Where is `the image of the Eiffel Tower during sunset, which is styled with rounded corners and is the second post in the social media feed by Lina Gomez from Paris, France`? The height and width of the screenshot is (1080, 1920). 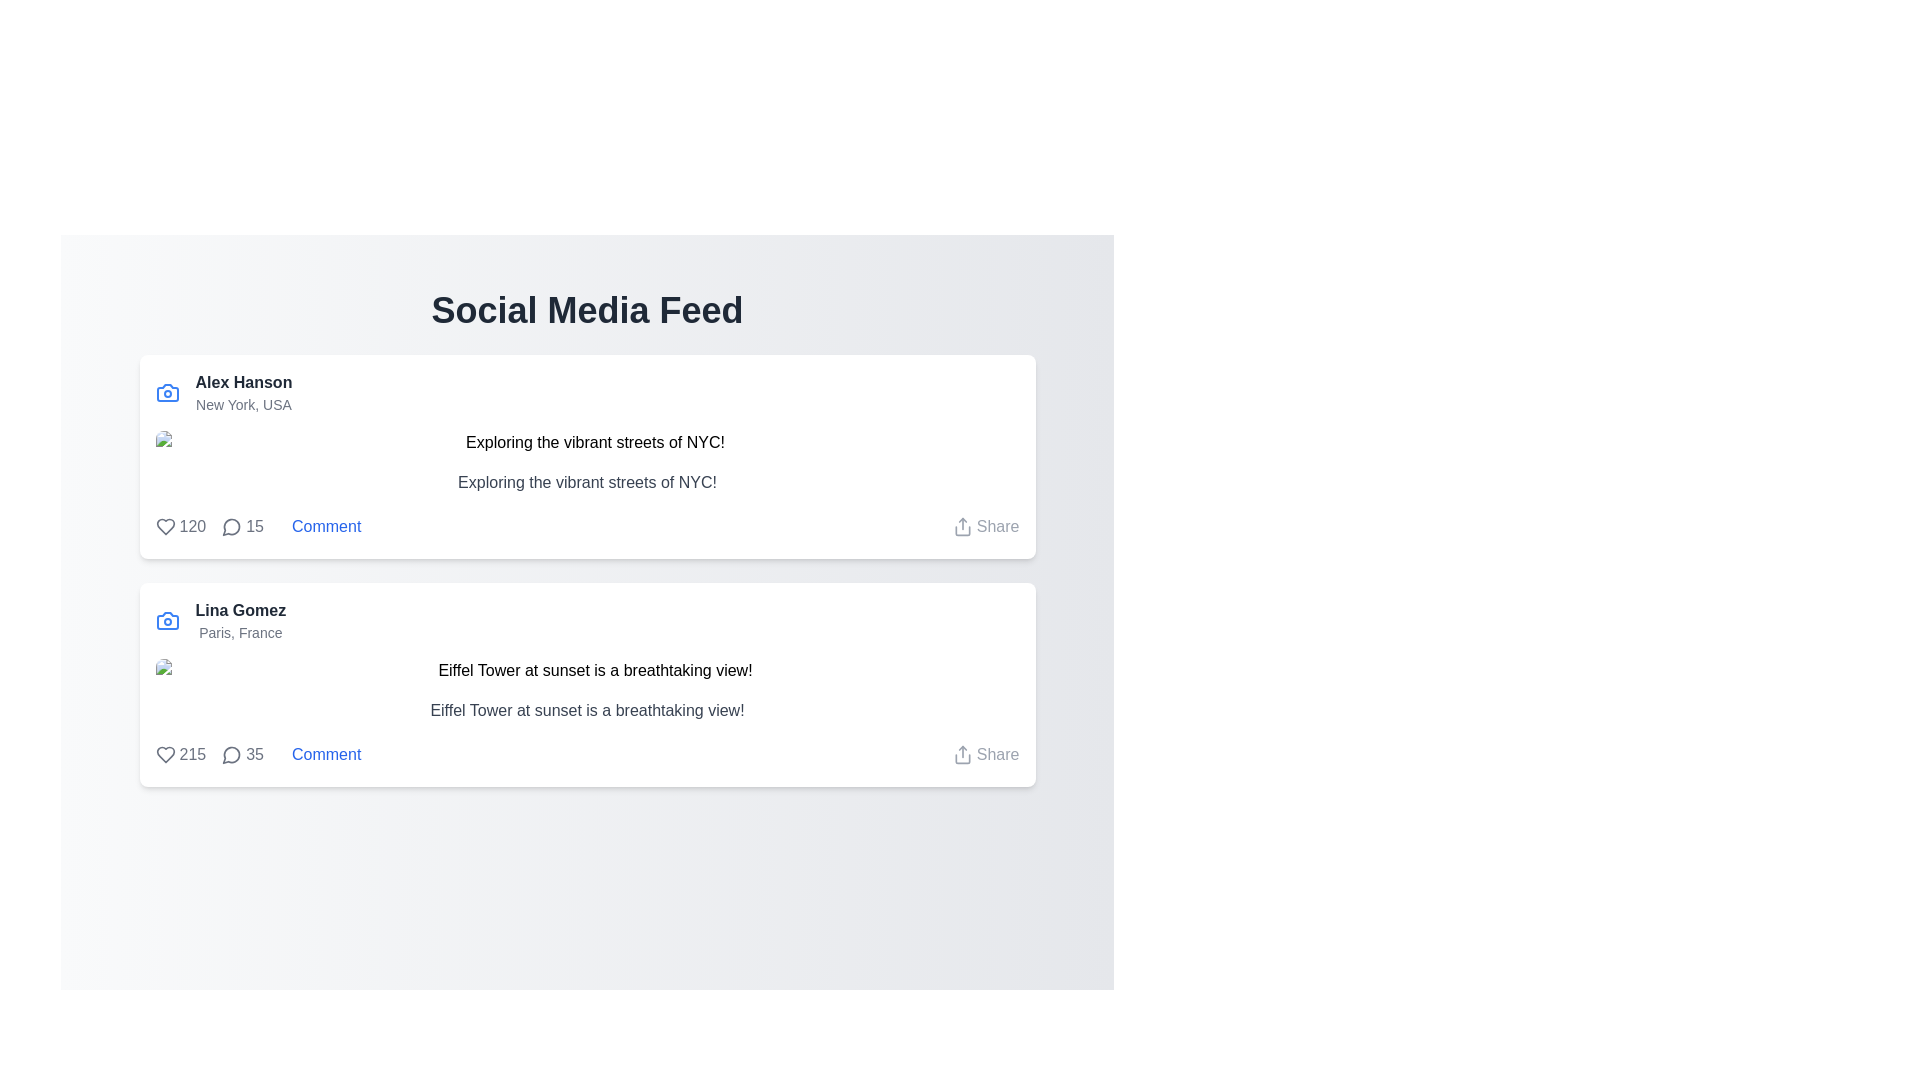
the image of the Eiffel Tower during sunset, which is styled with rounded corners and is the second post in the social media feed by Lina Gomez from Paris, France is located at coordinates (586, 671).